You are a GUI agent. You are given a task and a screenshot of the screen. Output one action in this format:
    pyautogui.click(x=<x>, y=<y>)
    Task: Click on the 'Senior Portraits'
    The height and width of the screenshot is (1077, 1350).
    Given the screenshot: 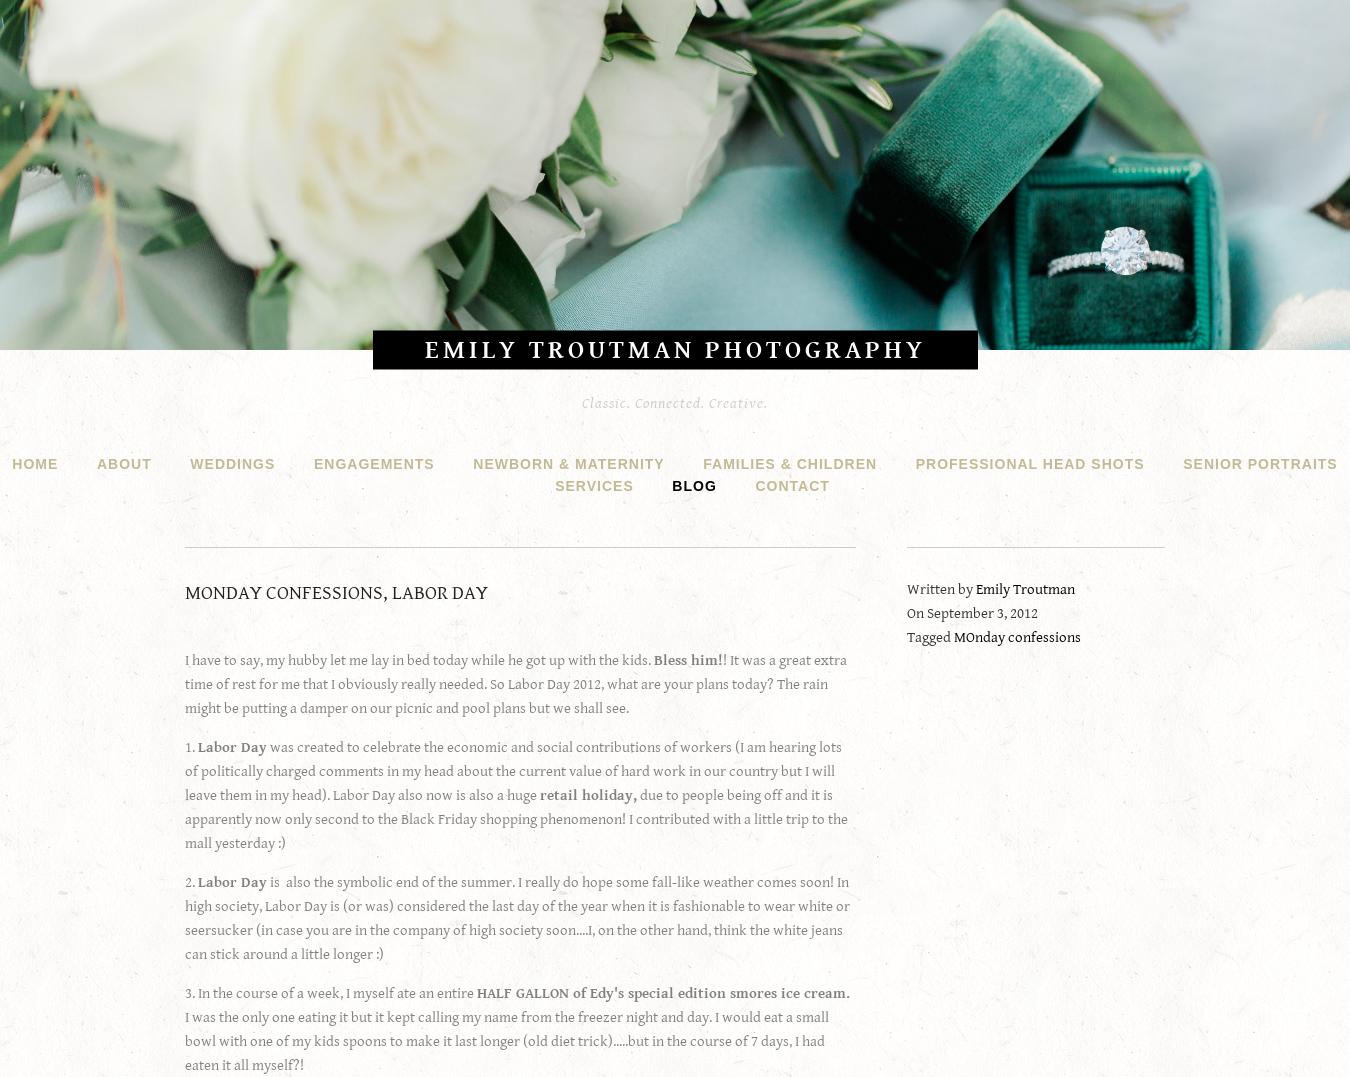 What is the action you would take?
    pyautogui.click(x=1182, y=463)
    